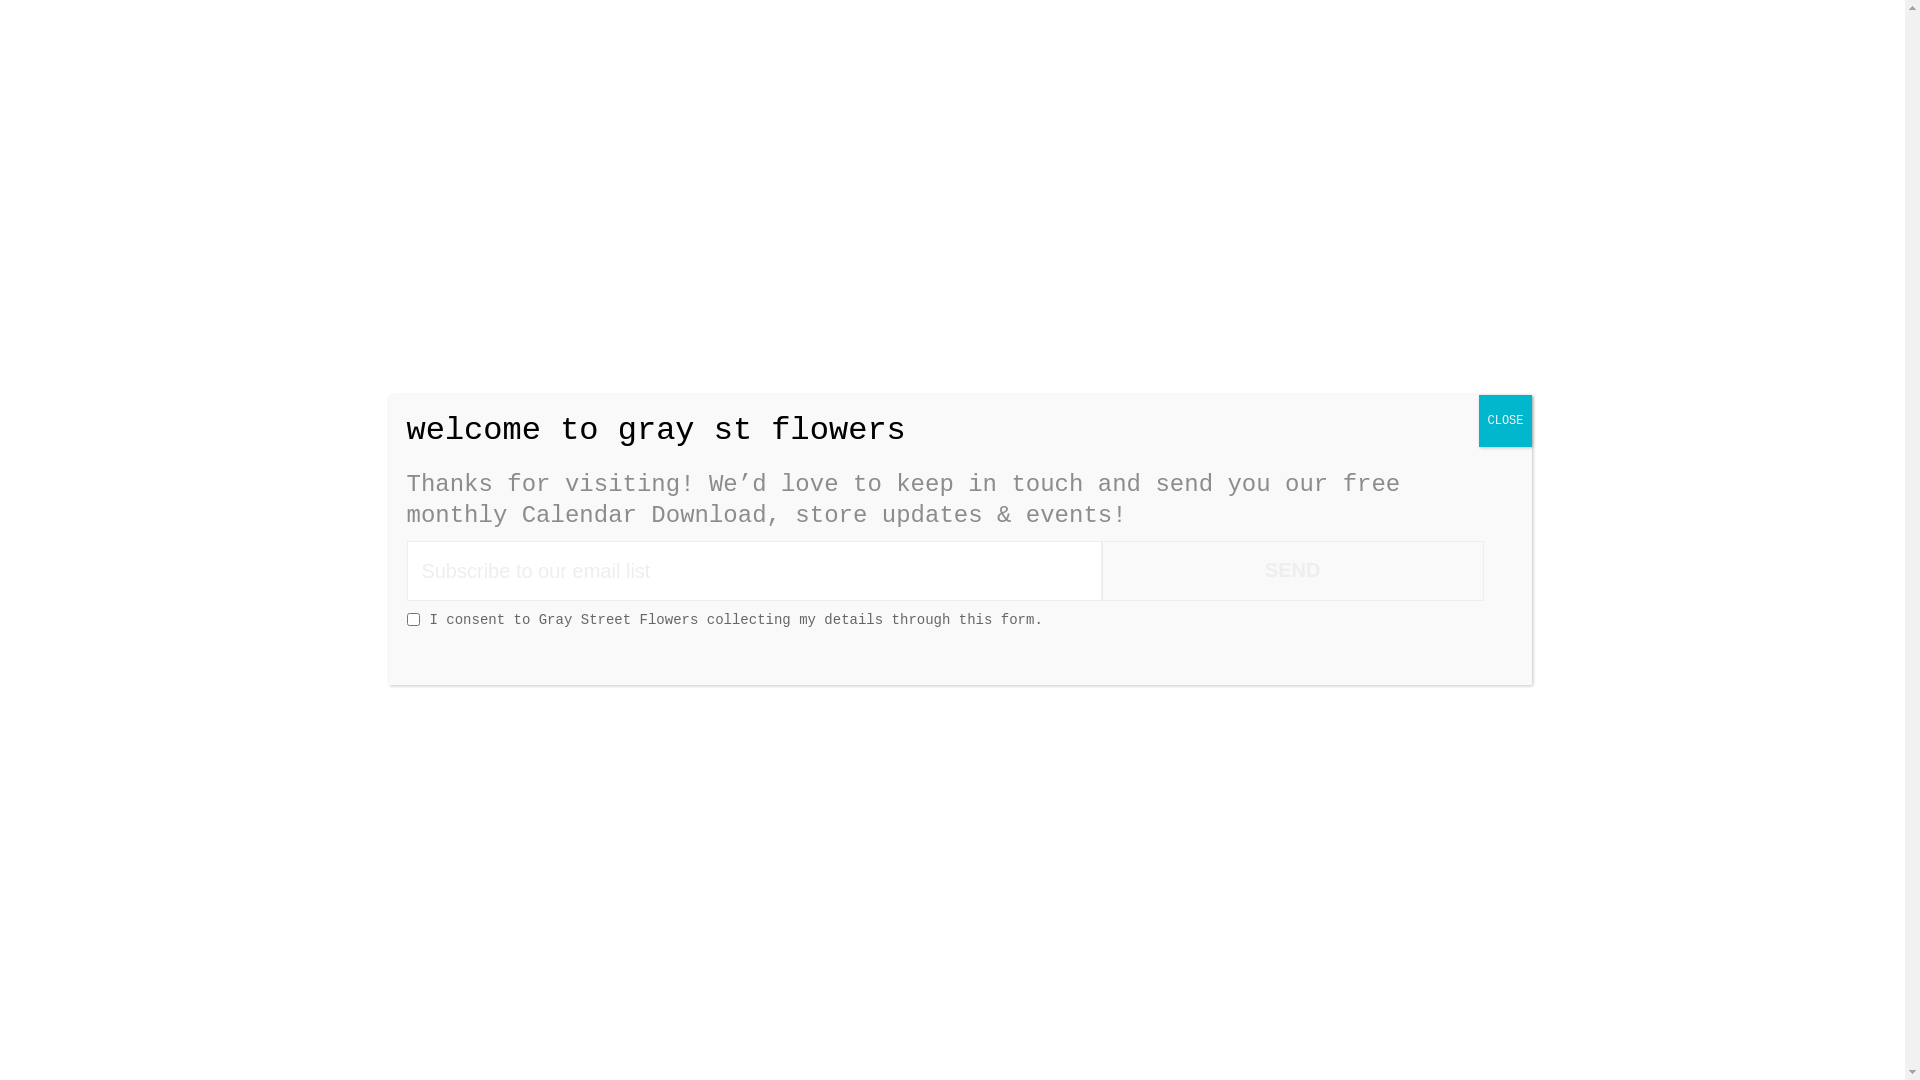 Image resolution: width=1920 pixels, height=1080 pixels. What do you see at coordinates (1478, 419) in the screenshot?
I see `'CLOSE'` at bounding box center [1478, 419].